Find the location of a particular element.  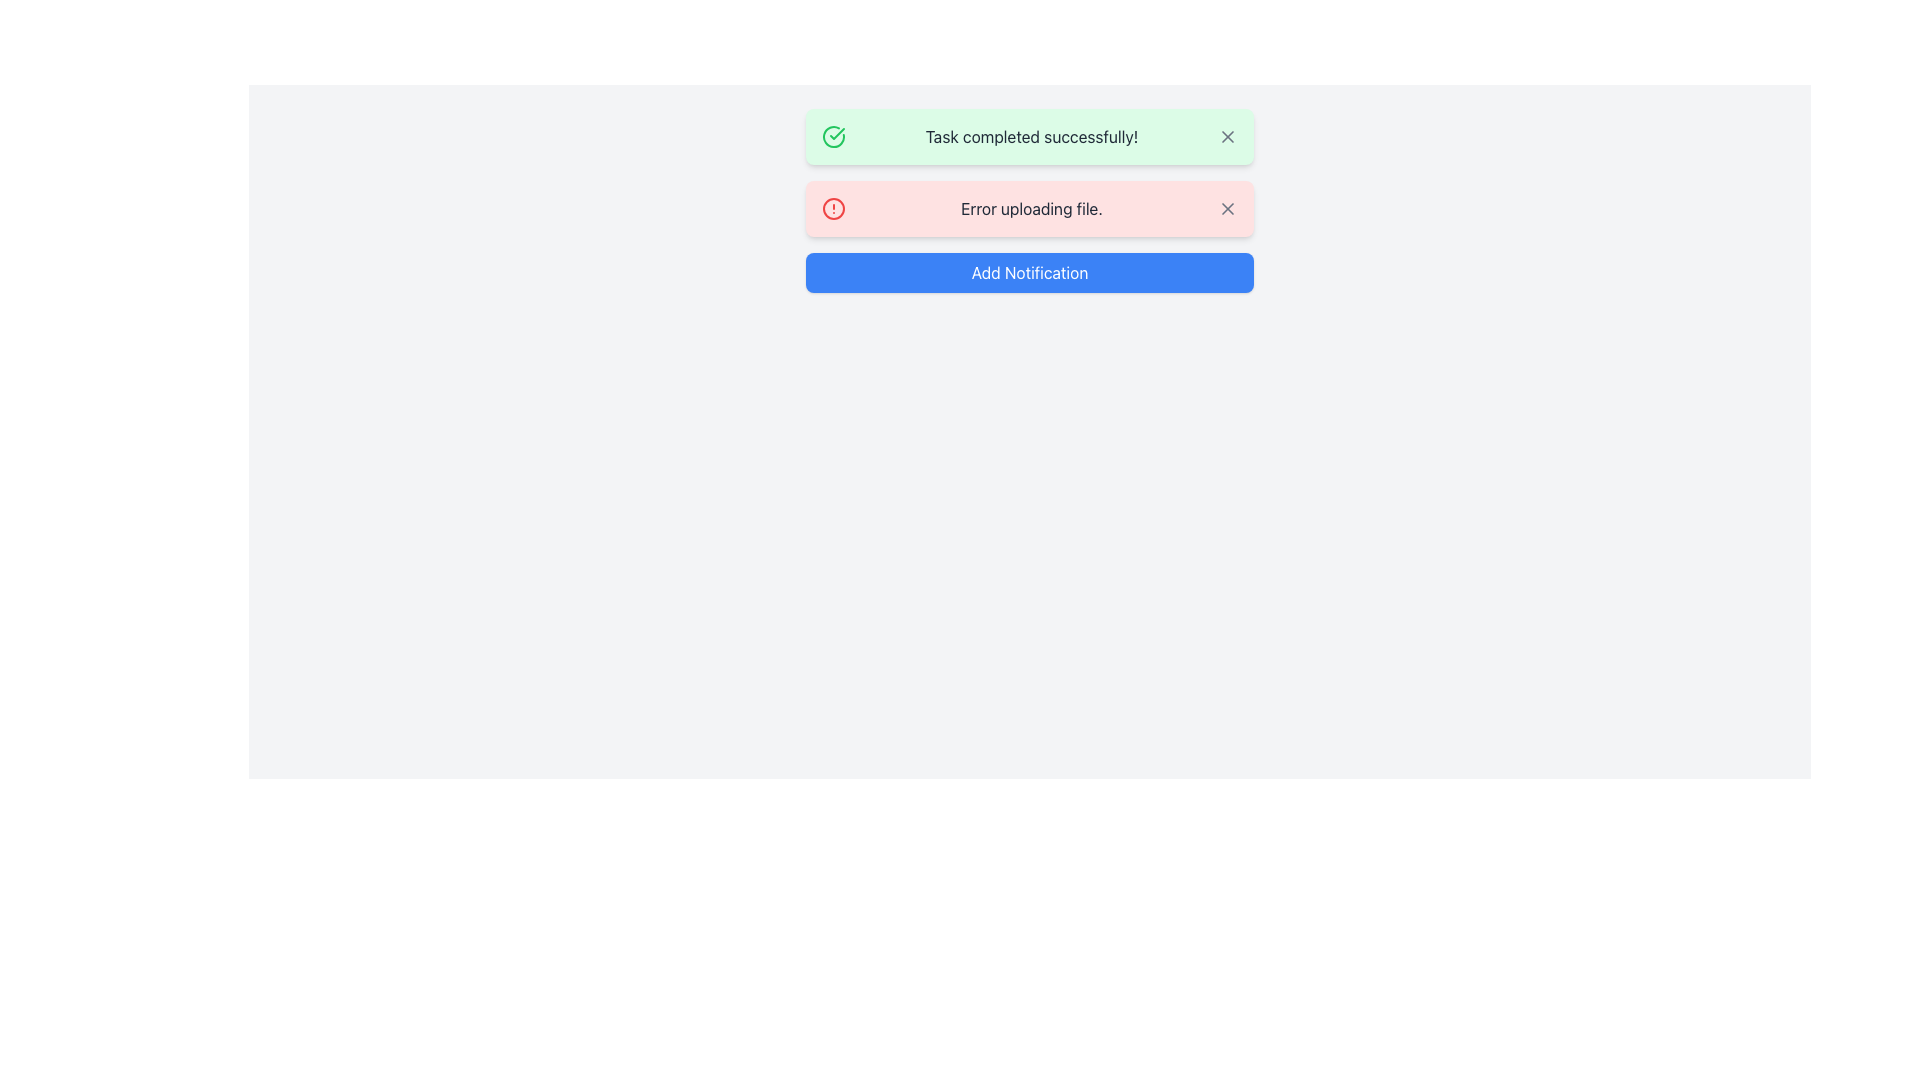

the success icon located at the top-left corner of the notification card titled 'Task completed successfully!', which is part of a circular element with a green background is located at coordinates (837, 134).